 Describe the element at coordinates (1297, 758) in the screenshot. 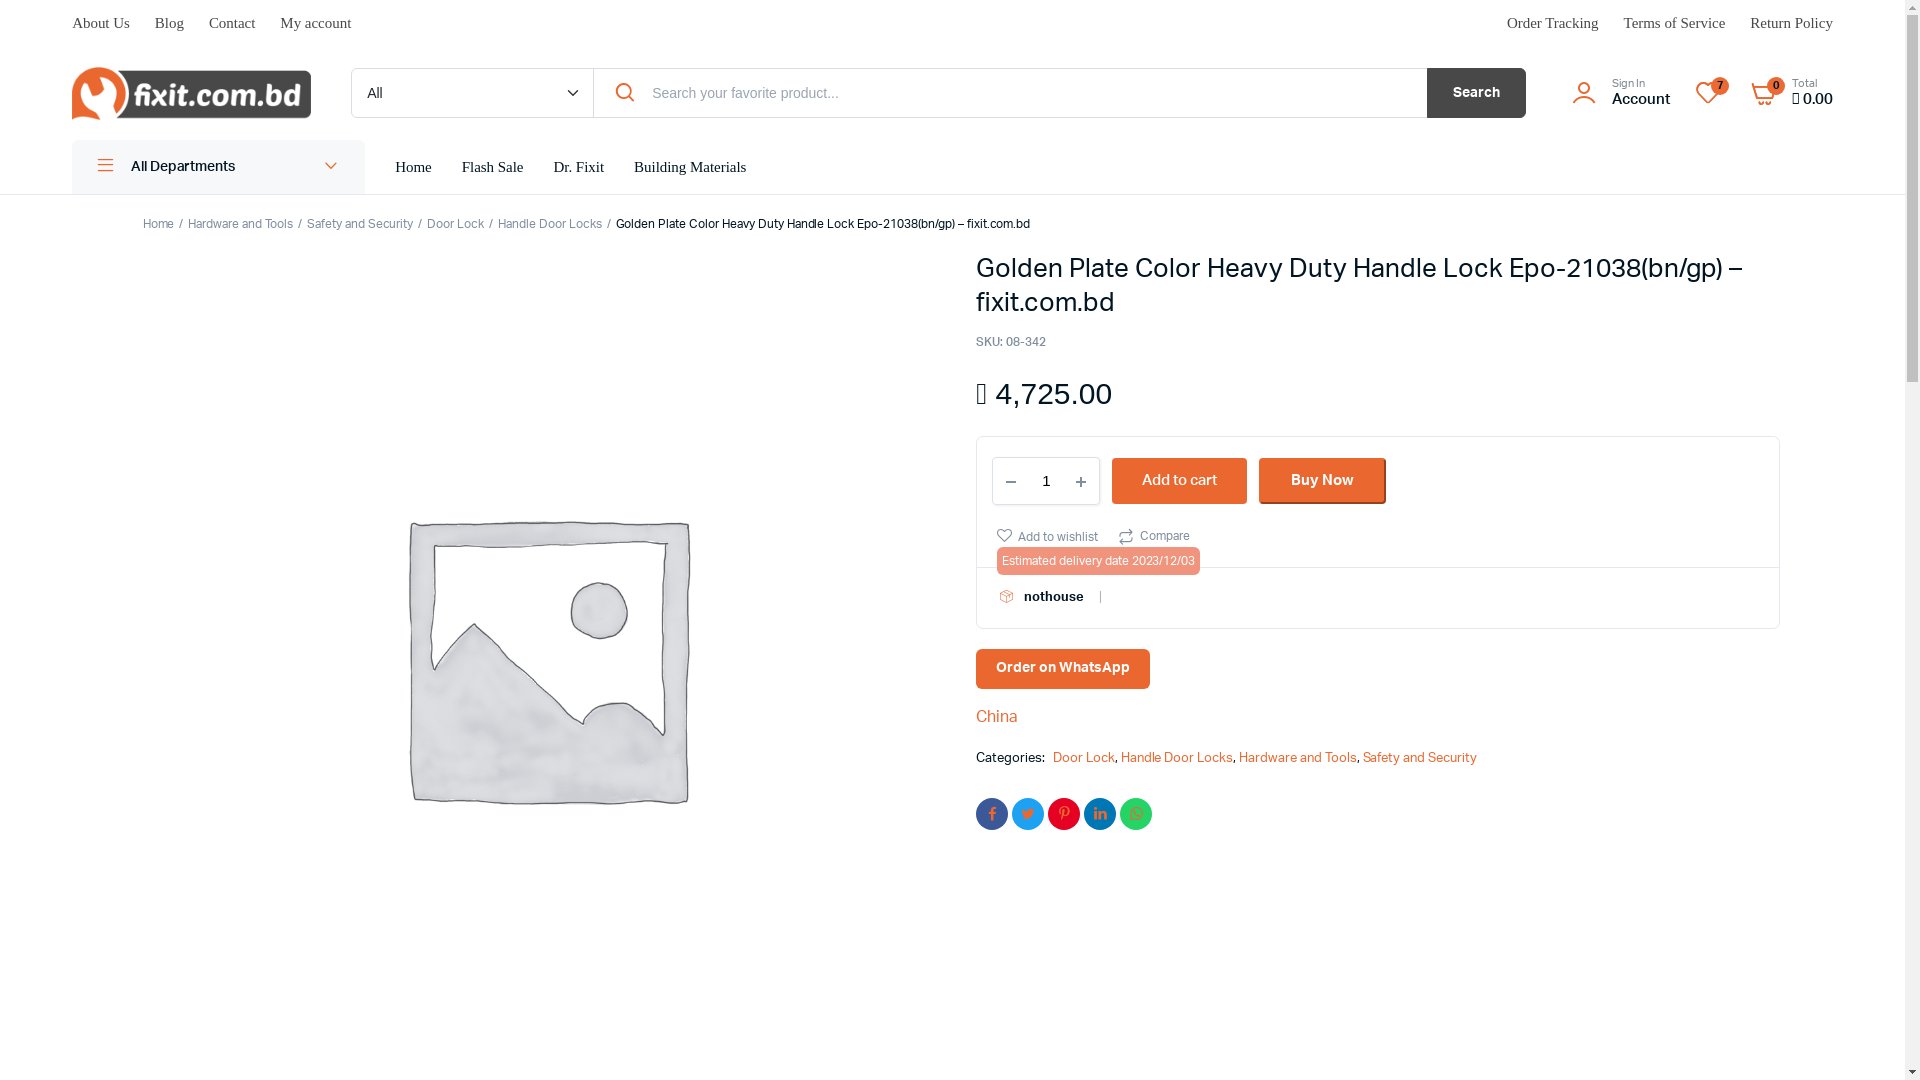

I see `'Hardware and Tools'` at that location.